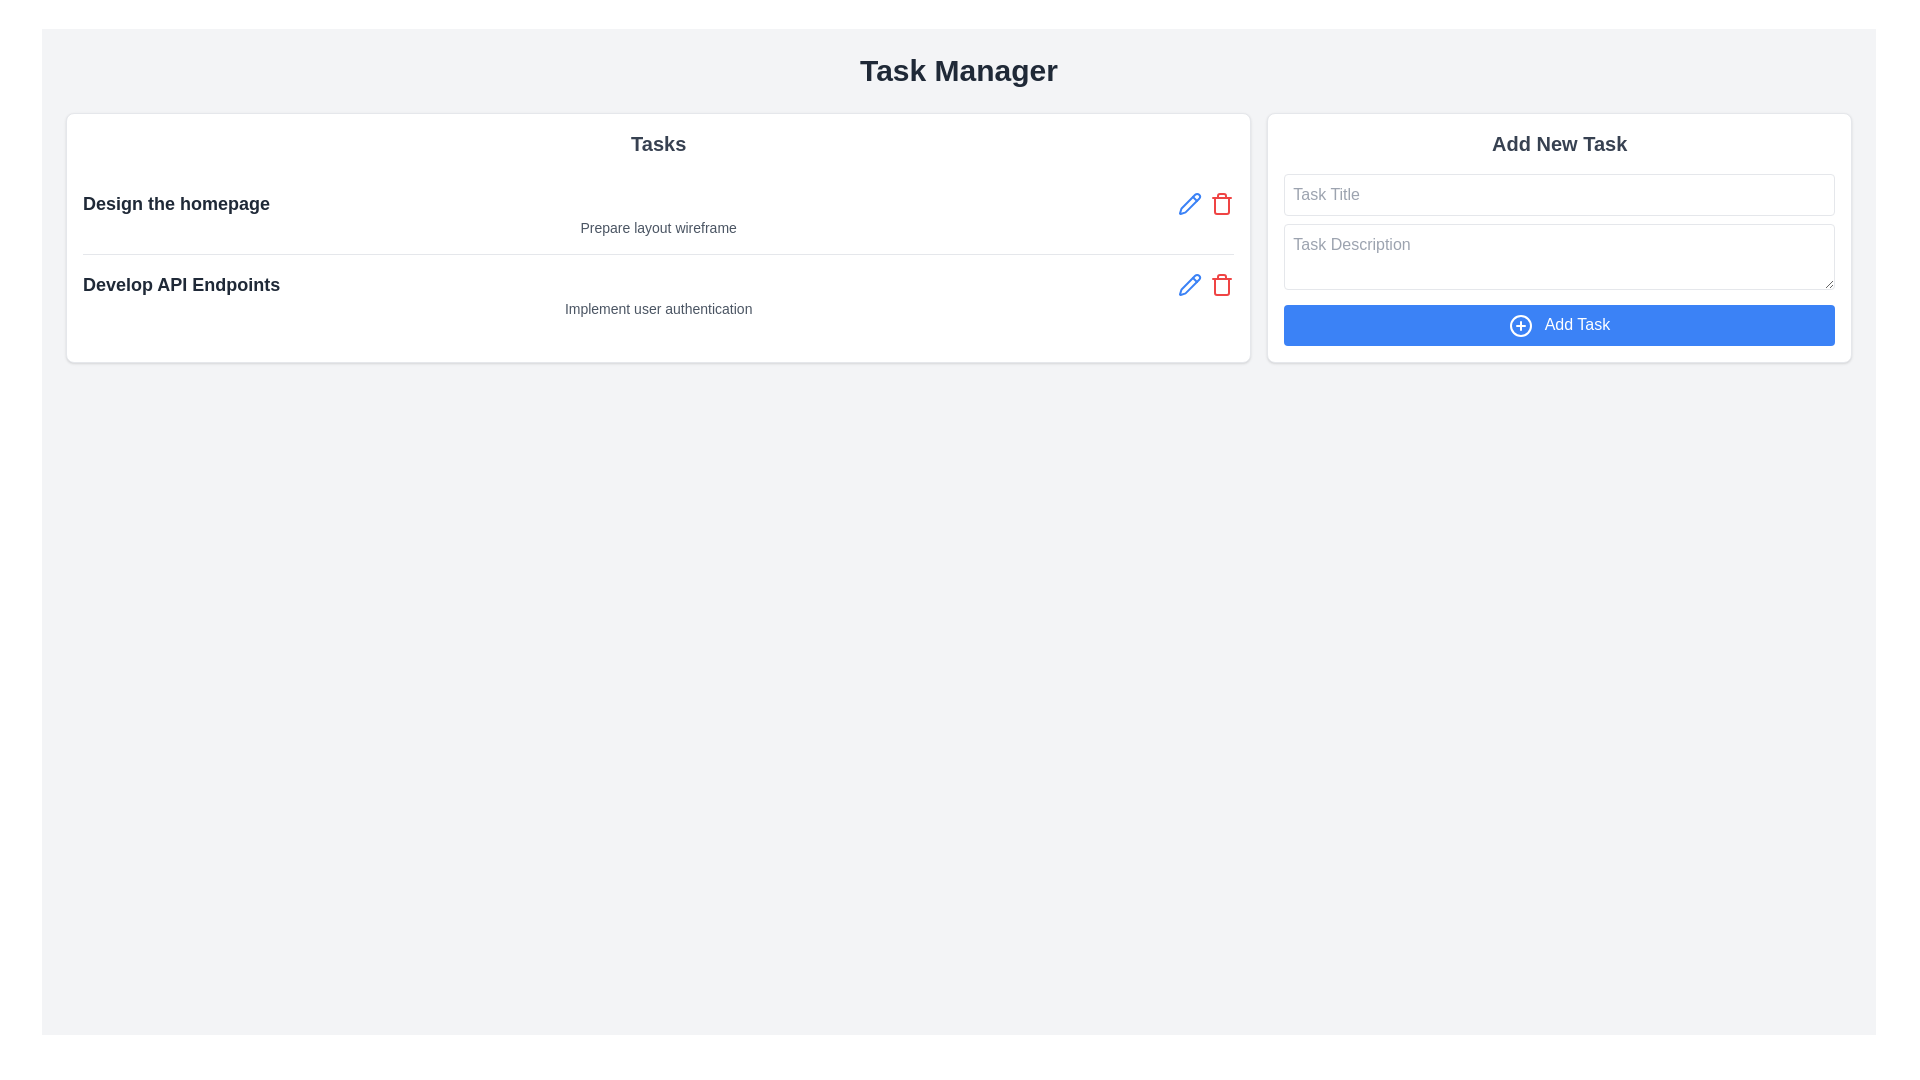 This screenshot has width=1920, height=1080. Describe the element at coordinates (658, 308) in the screenshot. I see `text label 'Implement user authentication' positioned under the headline 'Develop API Endpoints' in the task description section of the left panel labeled 'Tasks'` at that location.